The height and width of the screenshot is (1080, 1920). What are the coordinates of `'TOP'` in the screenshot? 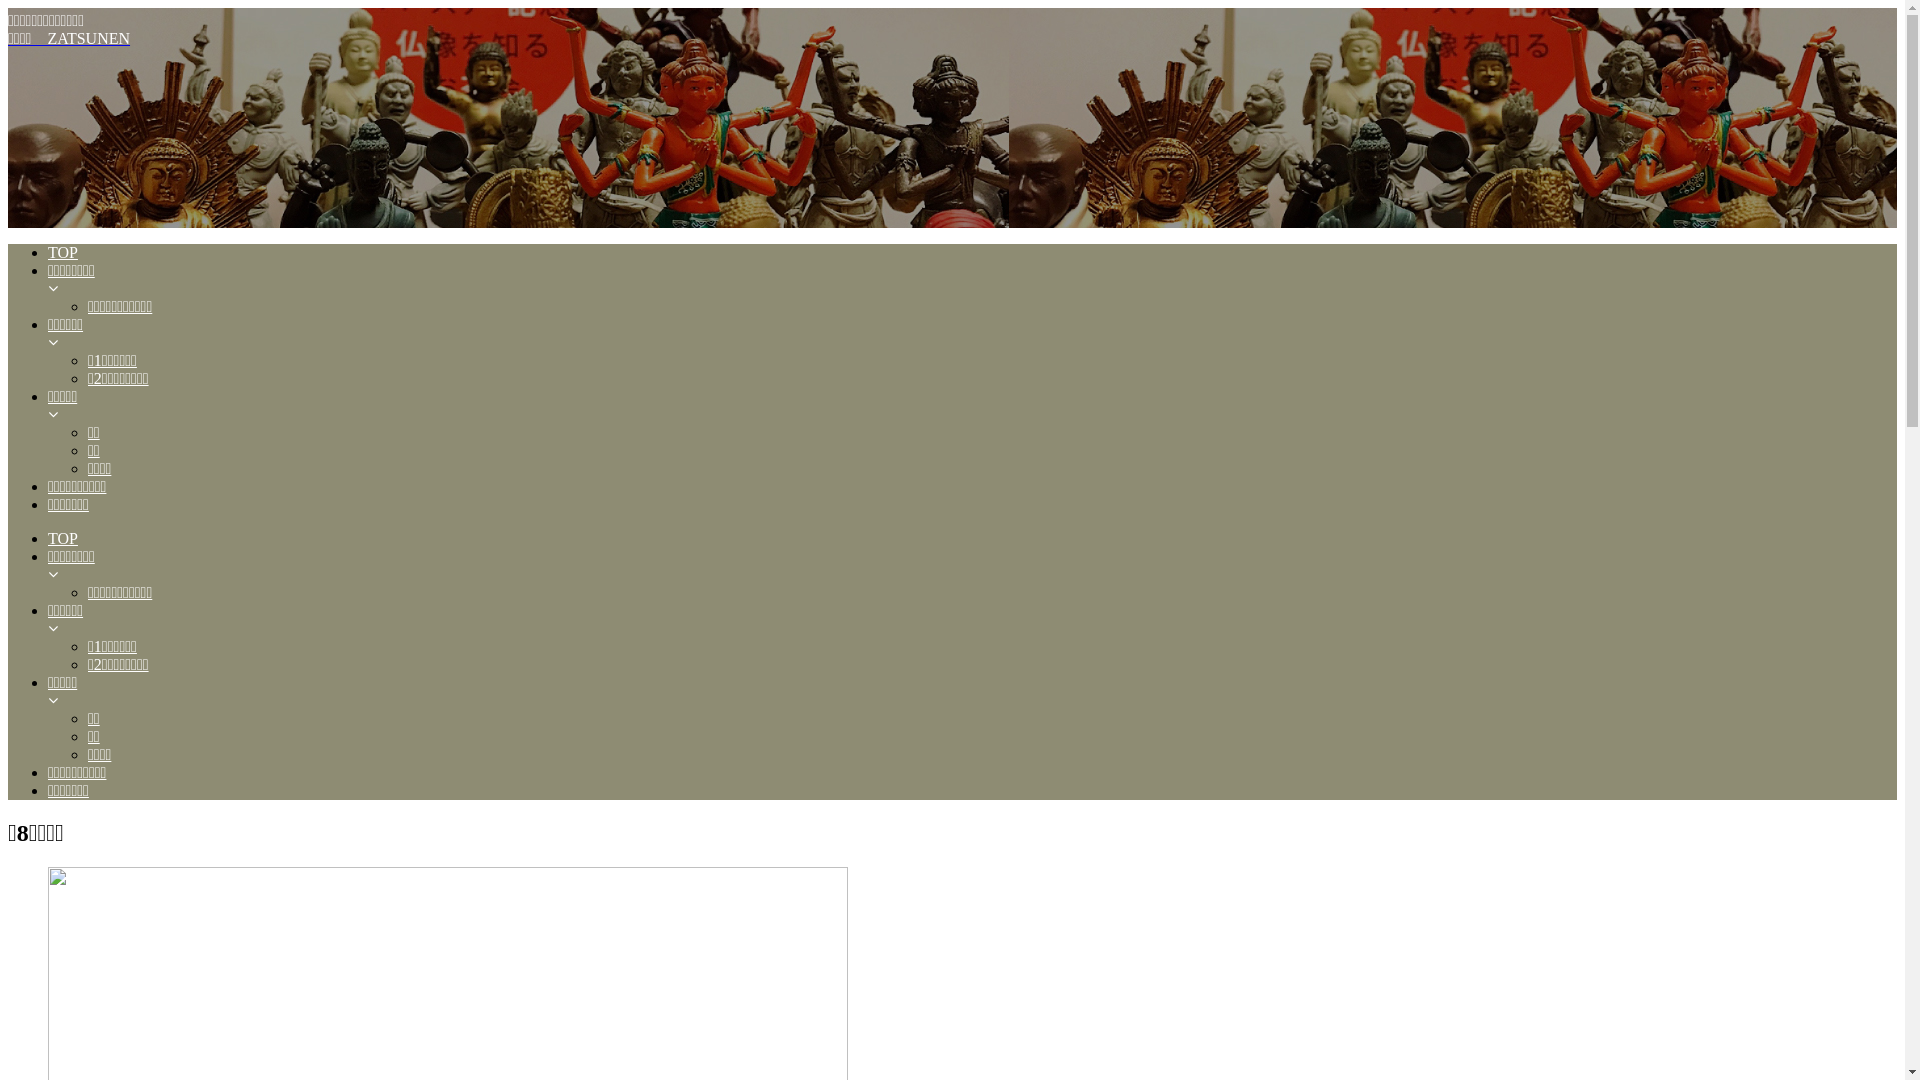 It's located at (48, 538).